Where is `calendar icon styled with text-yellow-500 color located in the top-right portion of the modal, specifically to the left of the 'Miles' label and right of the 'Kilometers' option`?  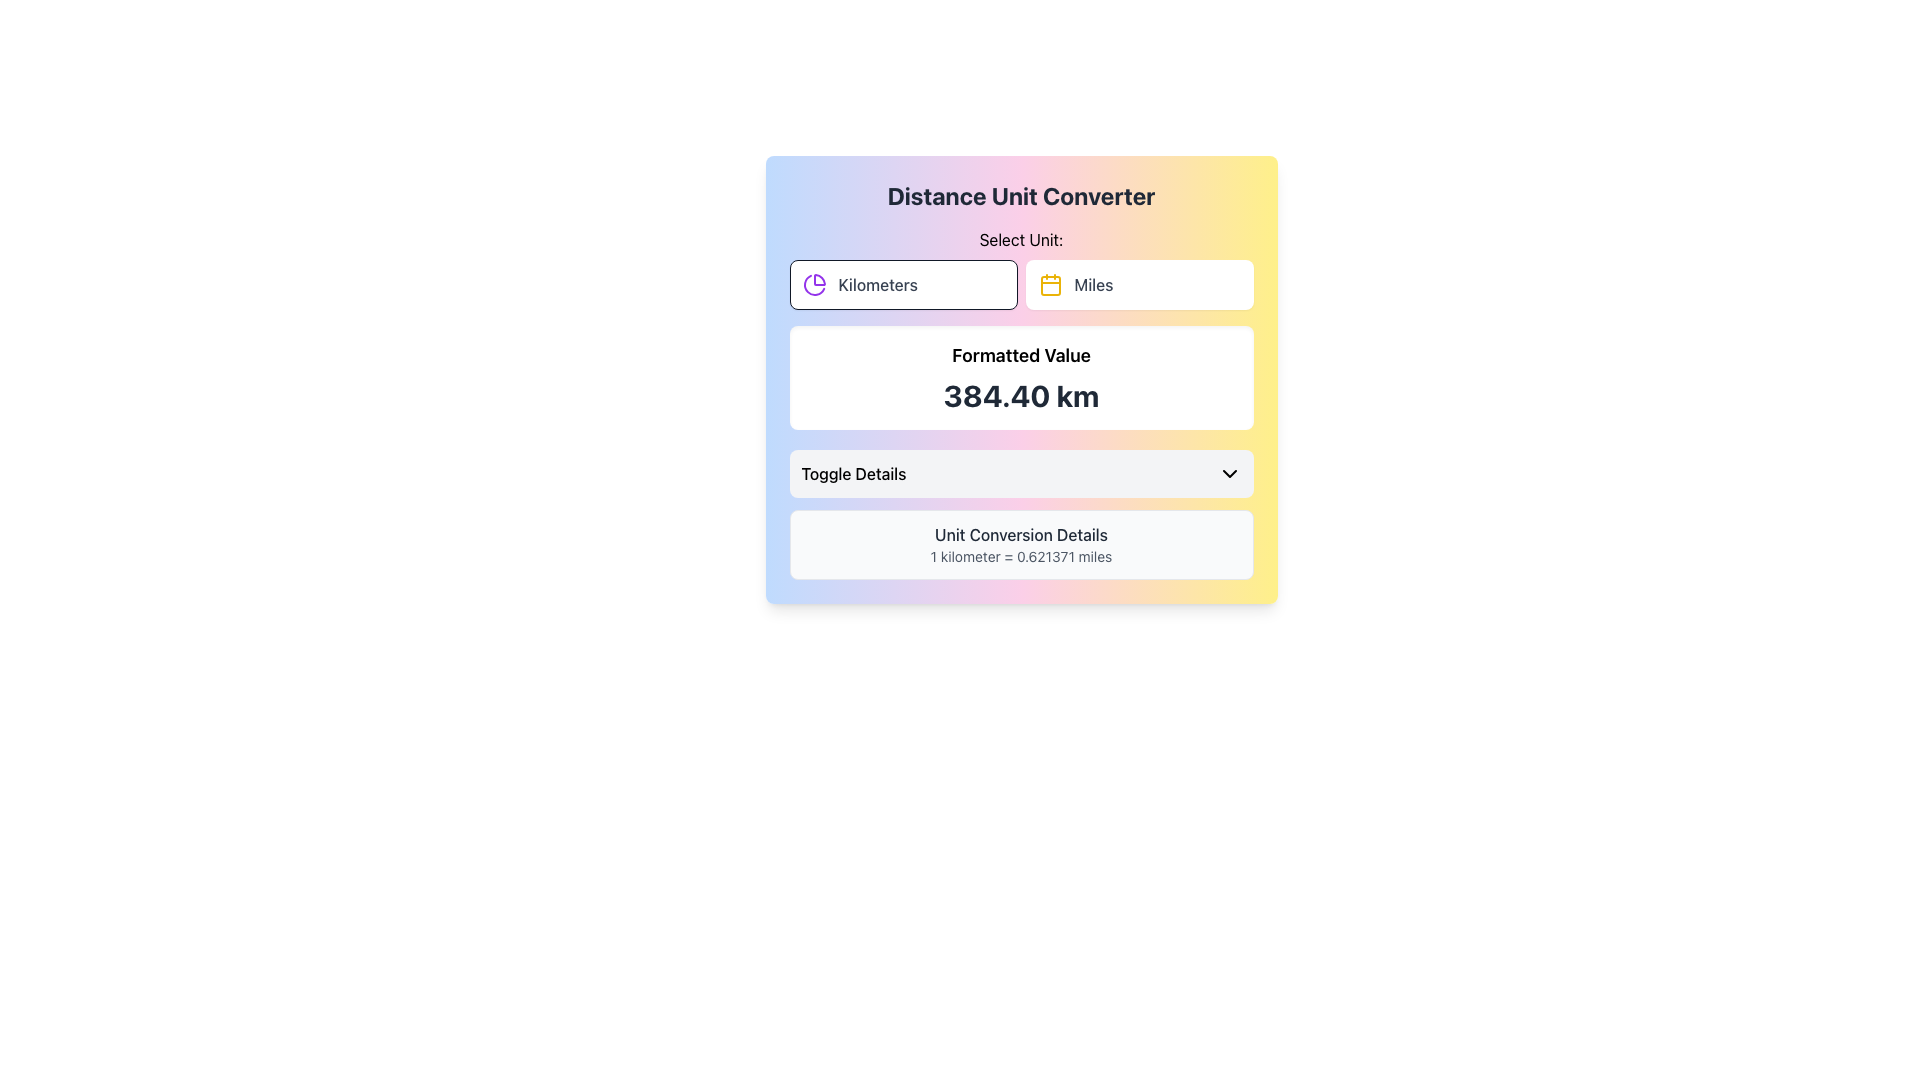
calendar icon styled with text-yellow-500 color located in the top-right portion of the modal, specifically to the left of the 'Miles' label and right of the 'Kilometers' option is located at coordinates (1049, 285).